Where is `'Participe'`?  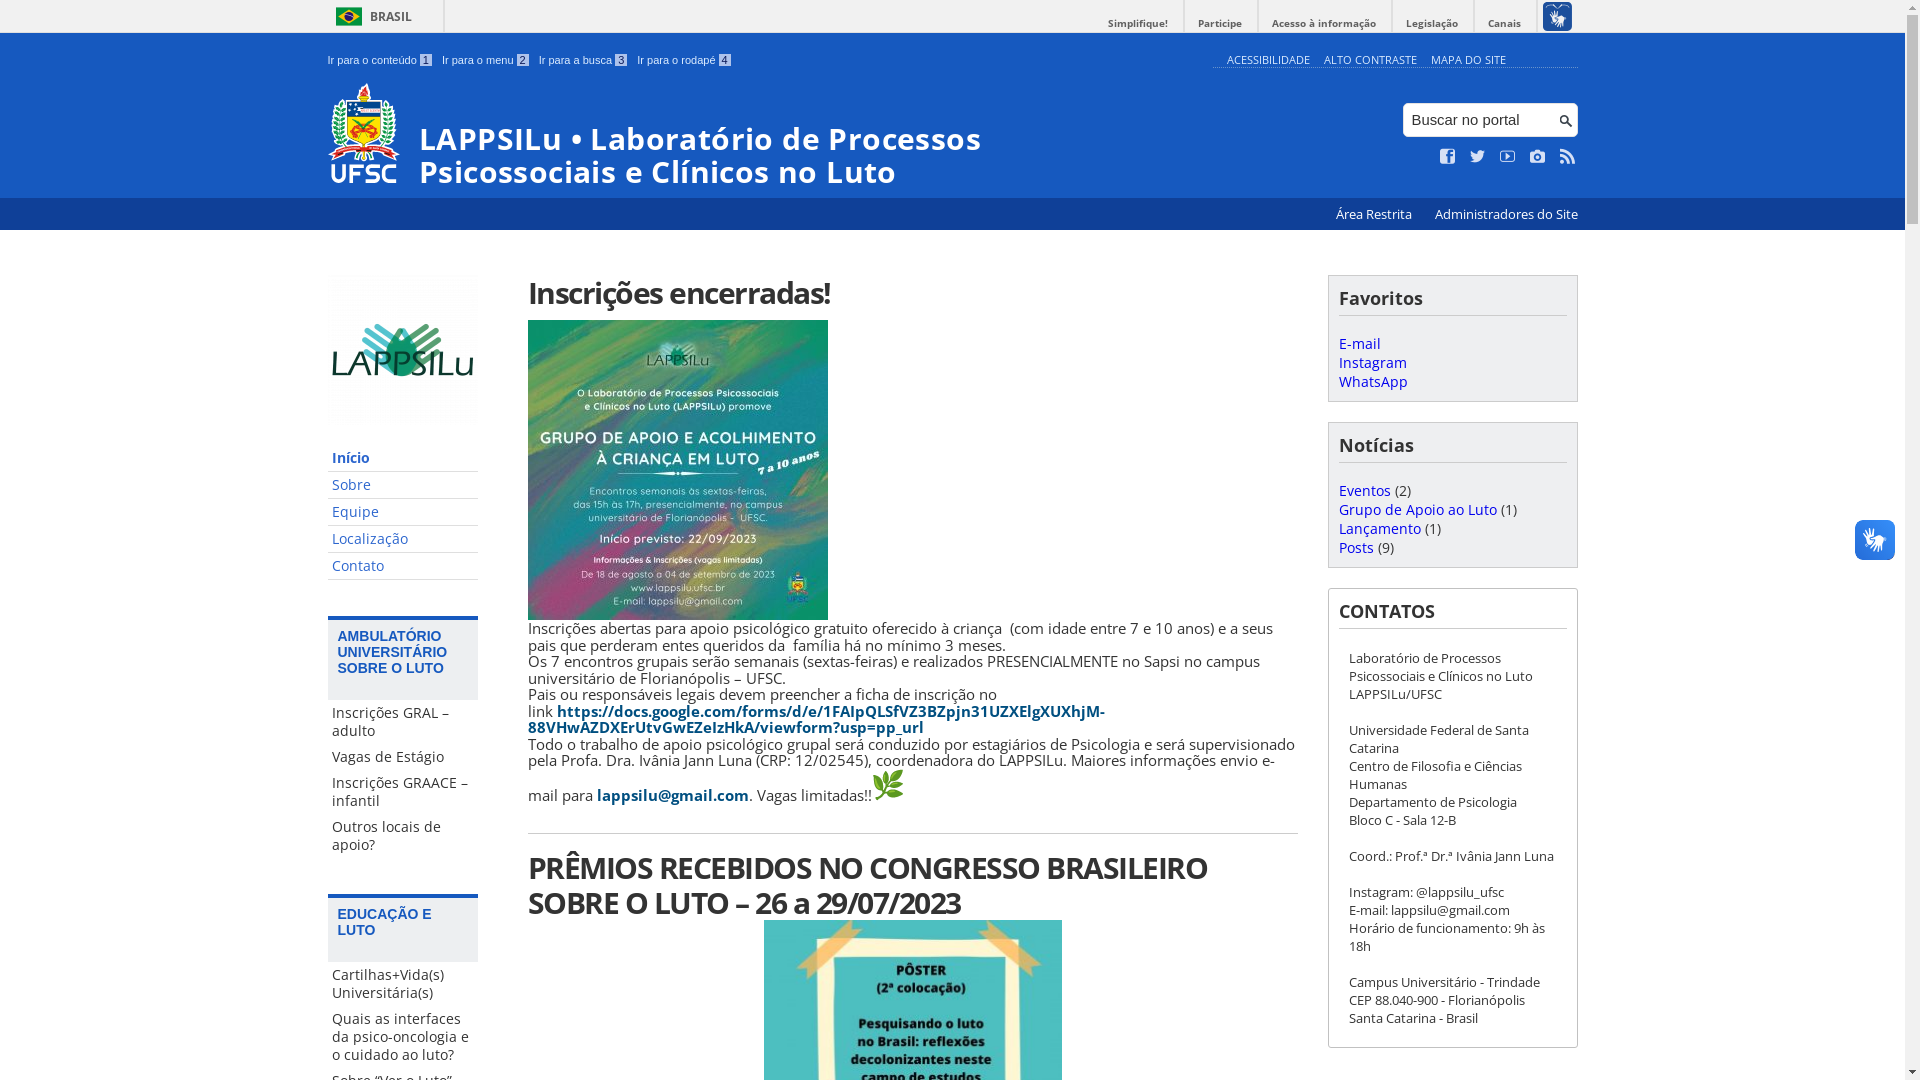 'Participe' is located at coordinates (1218, 23).